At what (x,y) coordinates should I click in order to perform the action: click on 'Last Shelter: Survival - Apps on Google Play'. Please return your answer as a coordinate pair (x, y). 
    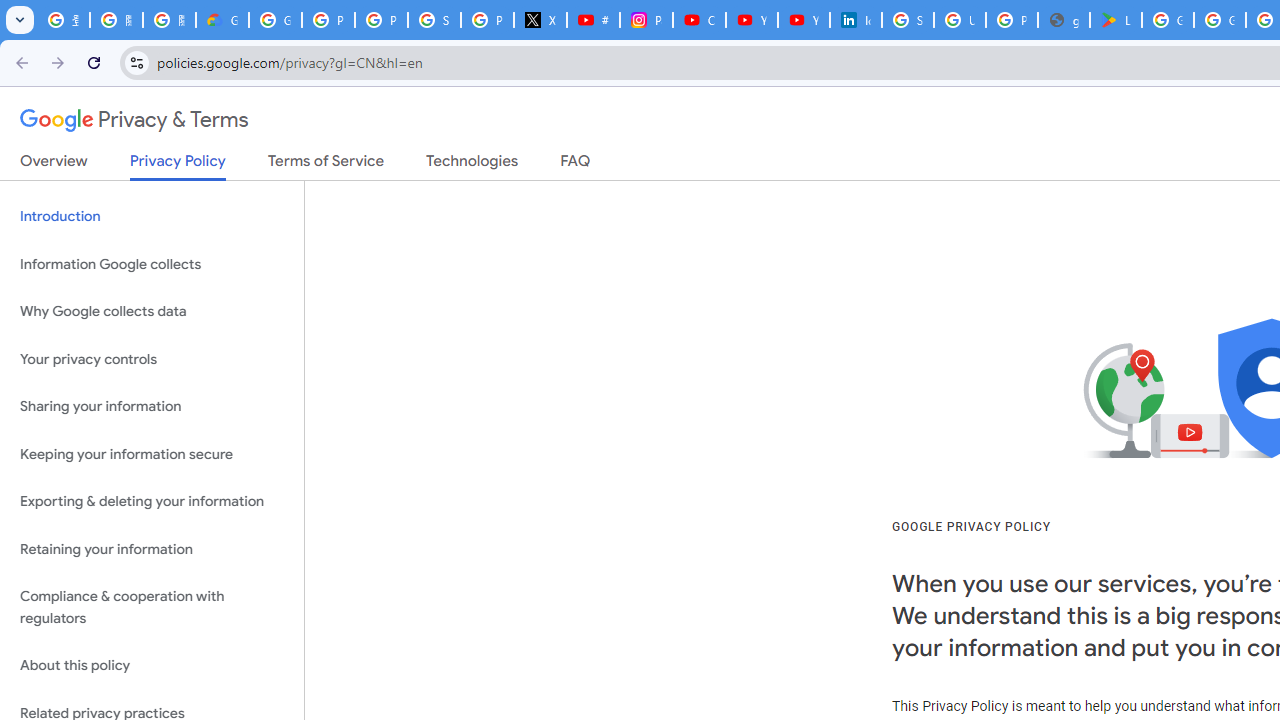
    Looking at the image, I should click on (1115, 20).